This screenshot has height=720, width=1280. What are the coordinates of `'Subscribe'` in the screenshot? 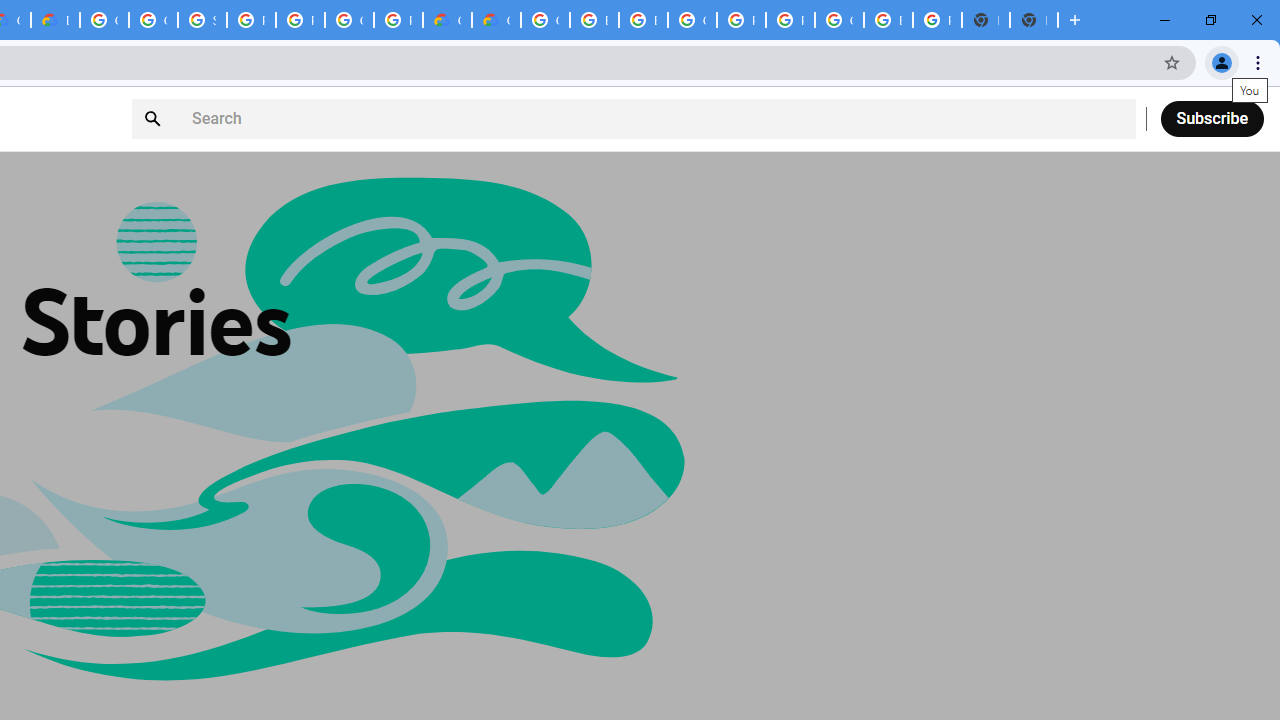 It's located at (1211, 118).